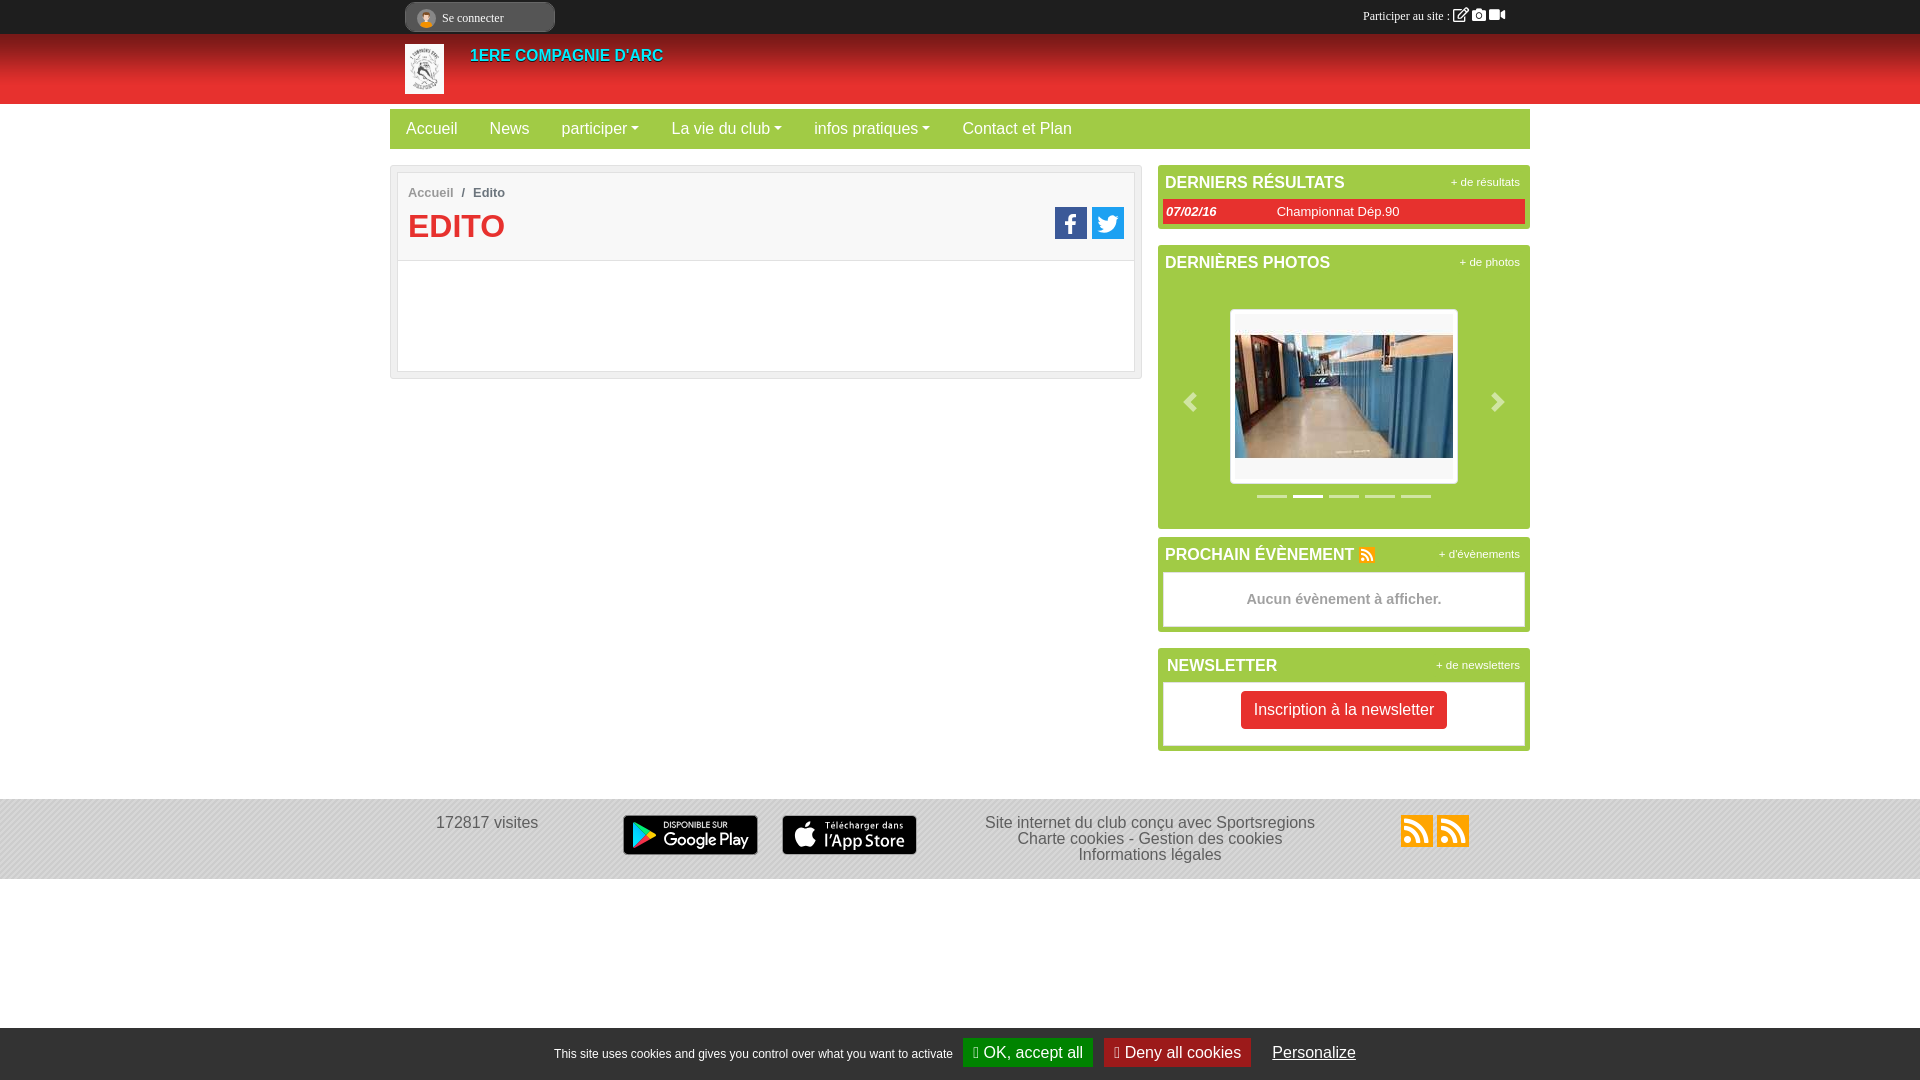  Describe the element at coordinates (1069, 838) in the screenshot. I see `'Charte cookies'` at that location.